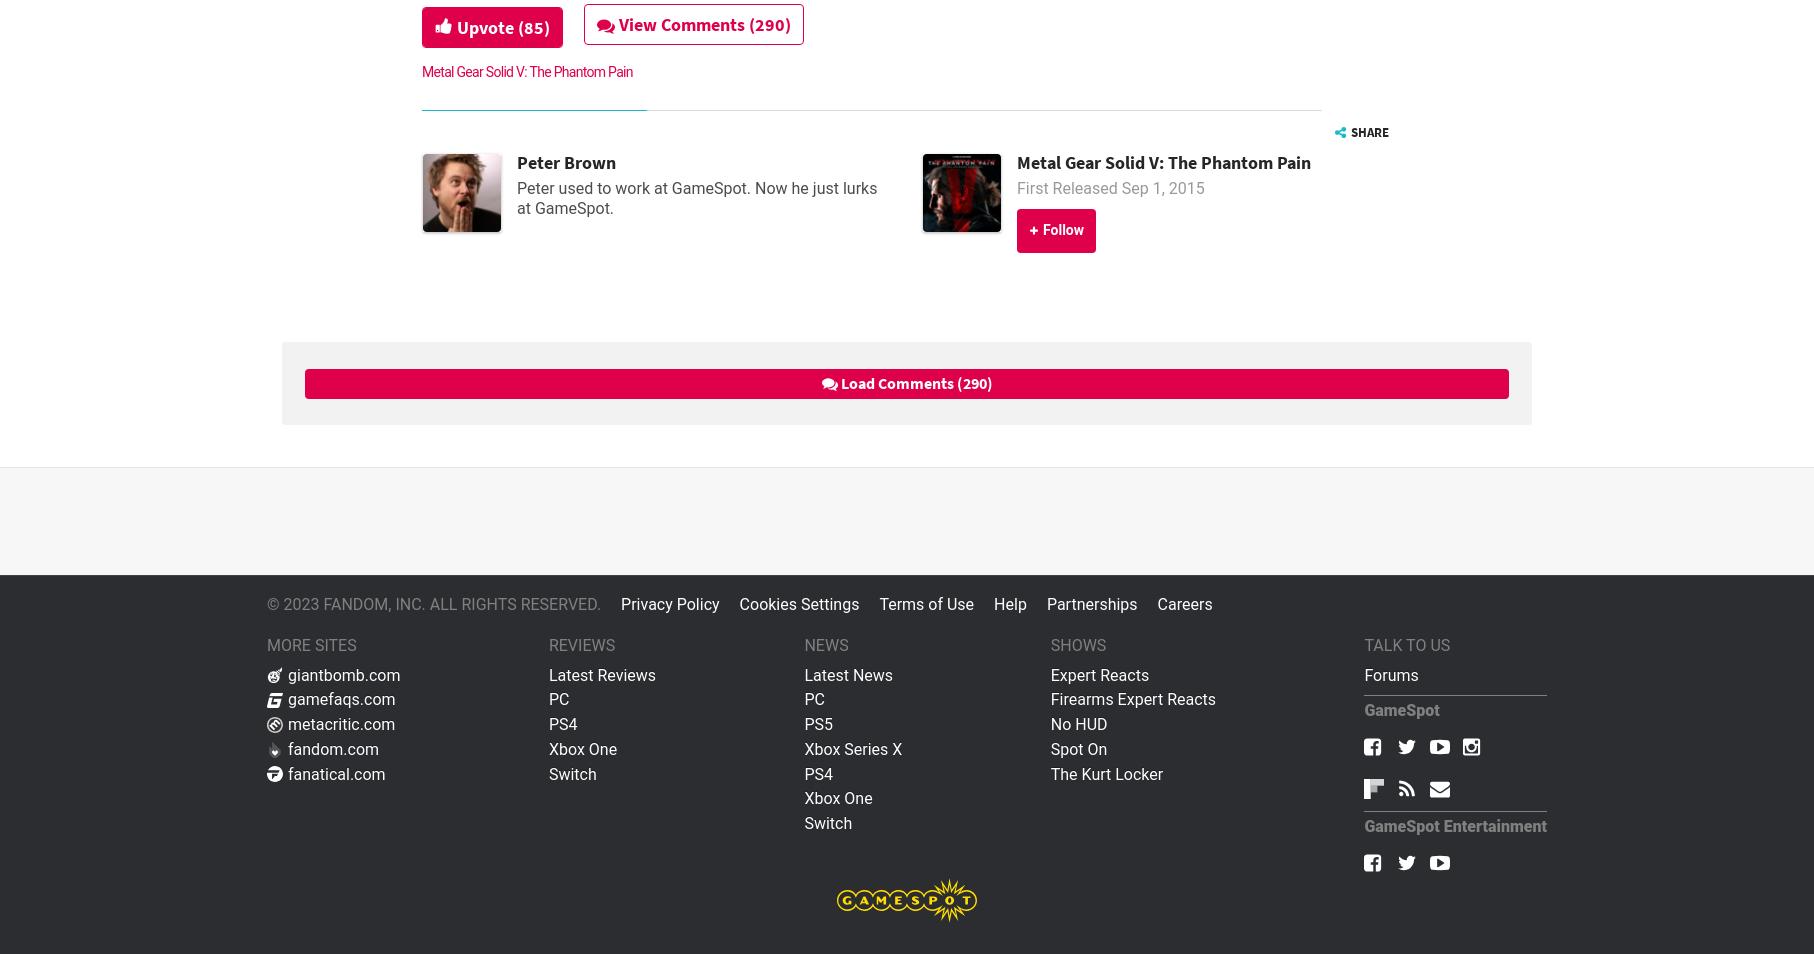 Image resolution: width=1814 pixels, height=954 pixels. I want to click on 'Firearms Expert Reacts', so click(1132, 698).